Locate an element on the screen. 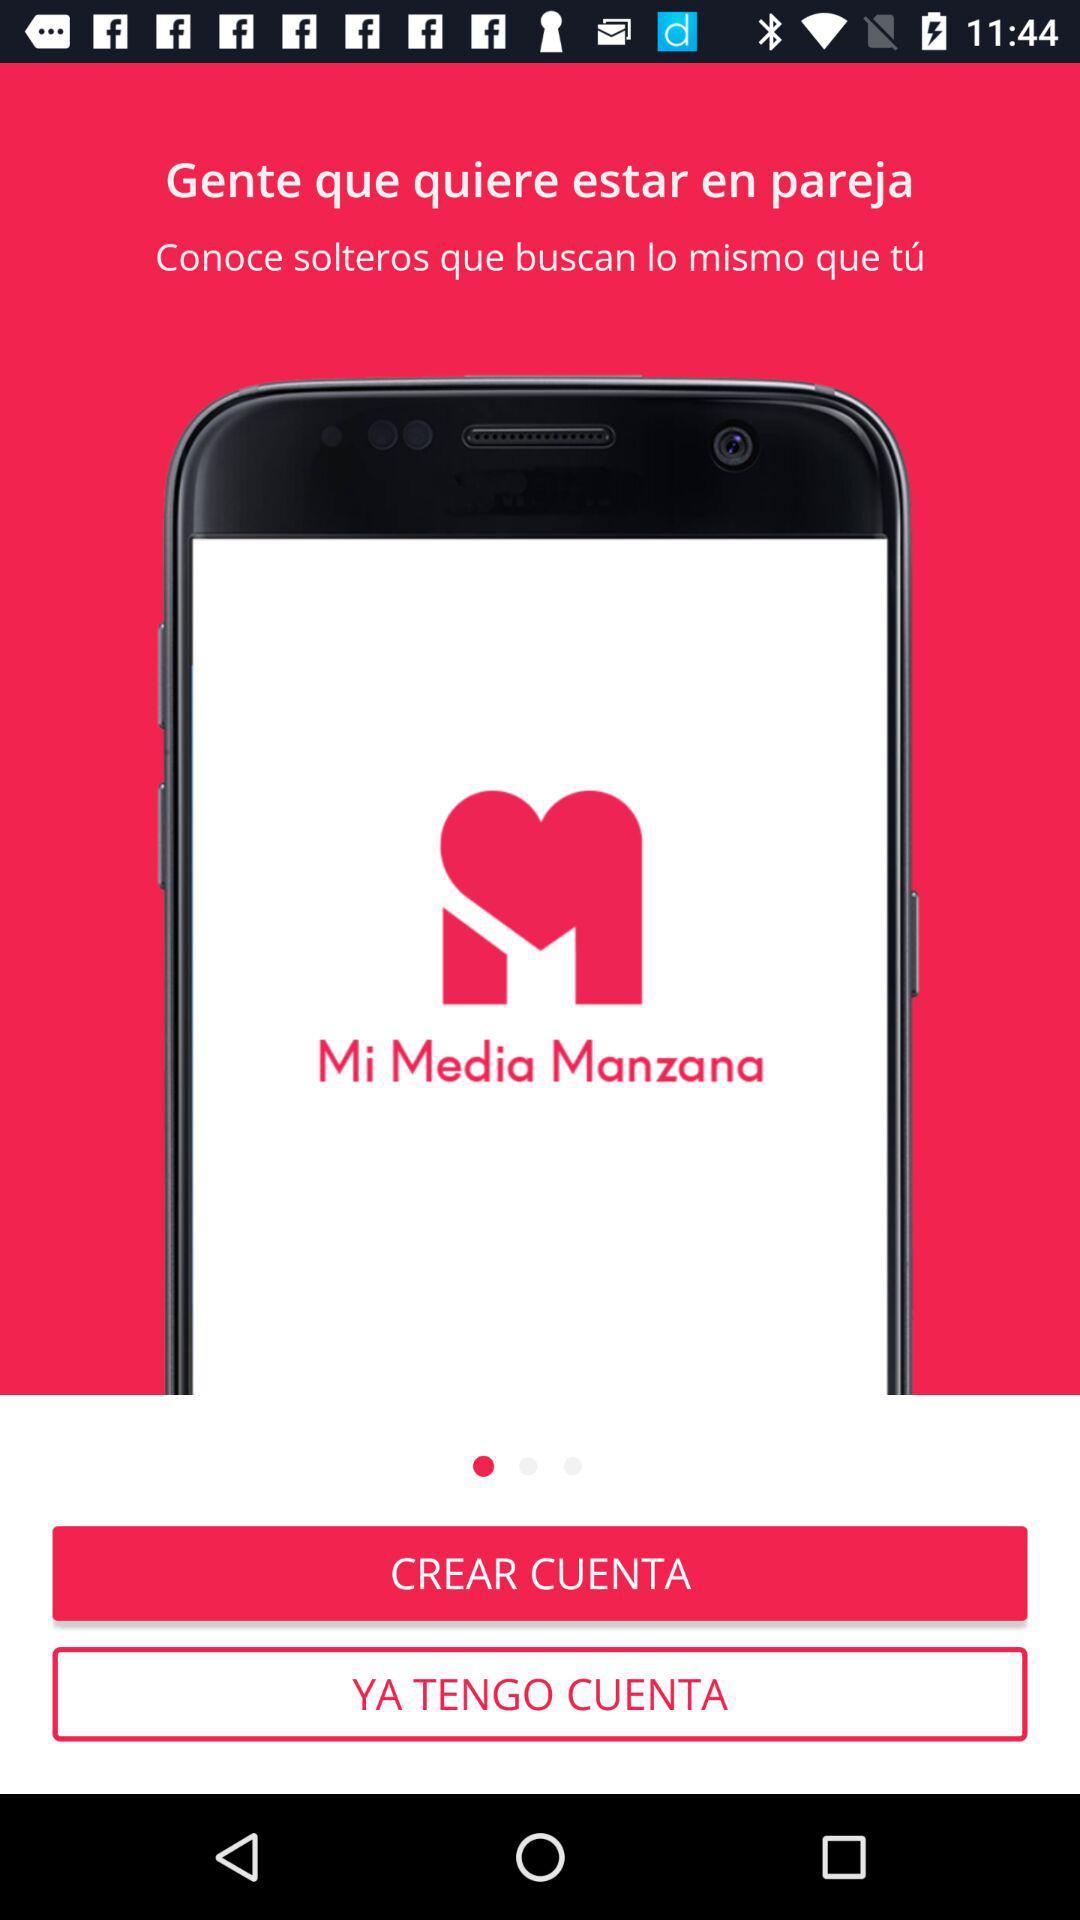 Image resolution: width=1080 pixels, height=1920 pixels. crear cuenta item is located at coordinates (540, 1572).